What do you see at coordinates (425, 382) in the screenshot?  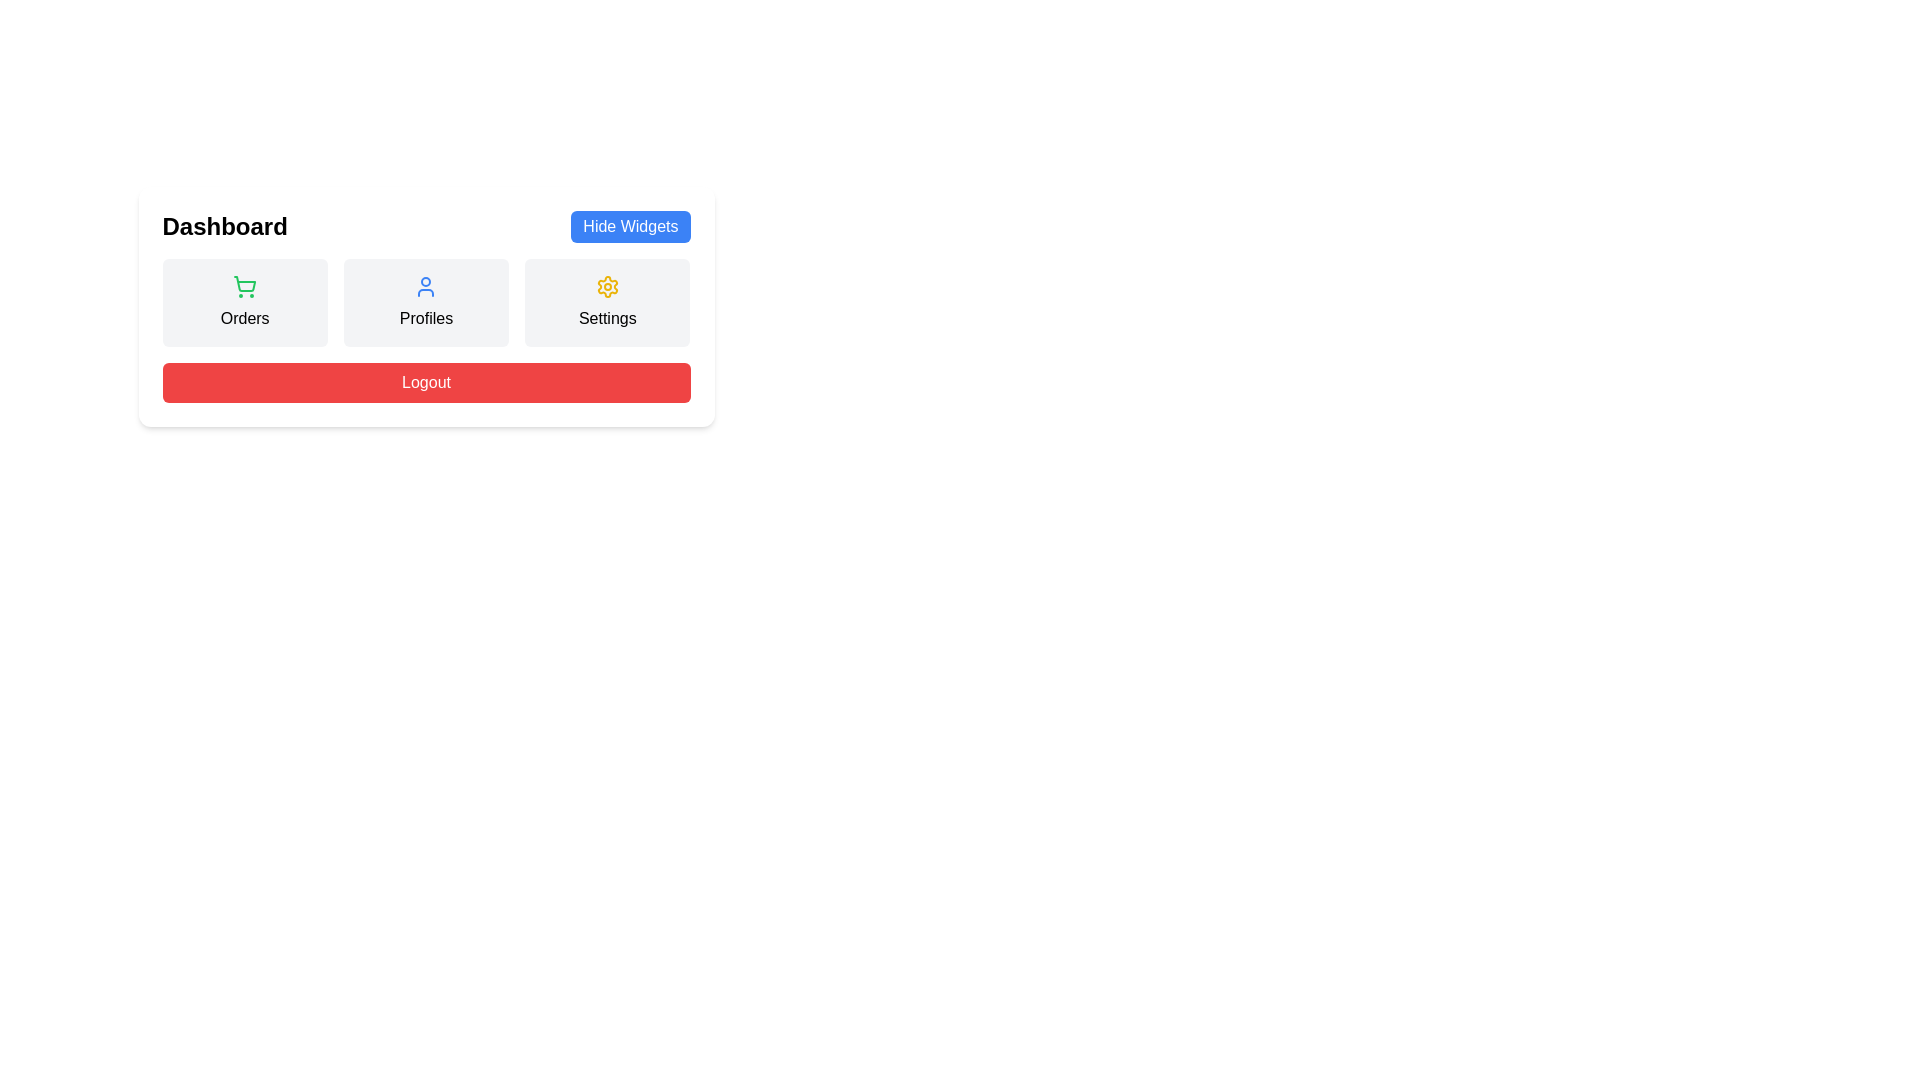 I see `the 'Logout' button located below the 'Orders', 'Profiles', and 'Settings' options to change its appearance` at bounding box center [425, 382].